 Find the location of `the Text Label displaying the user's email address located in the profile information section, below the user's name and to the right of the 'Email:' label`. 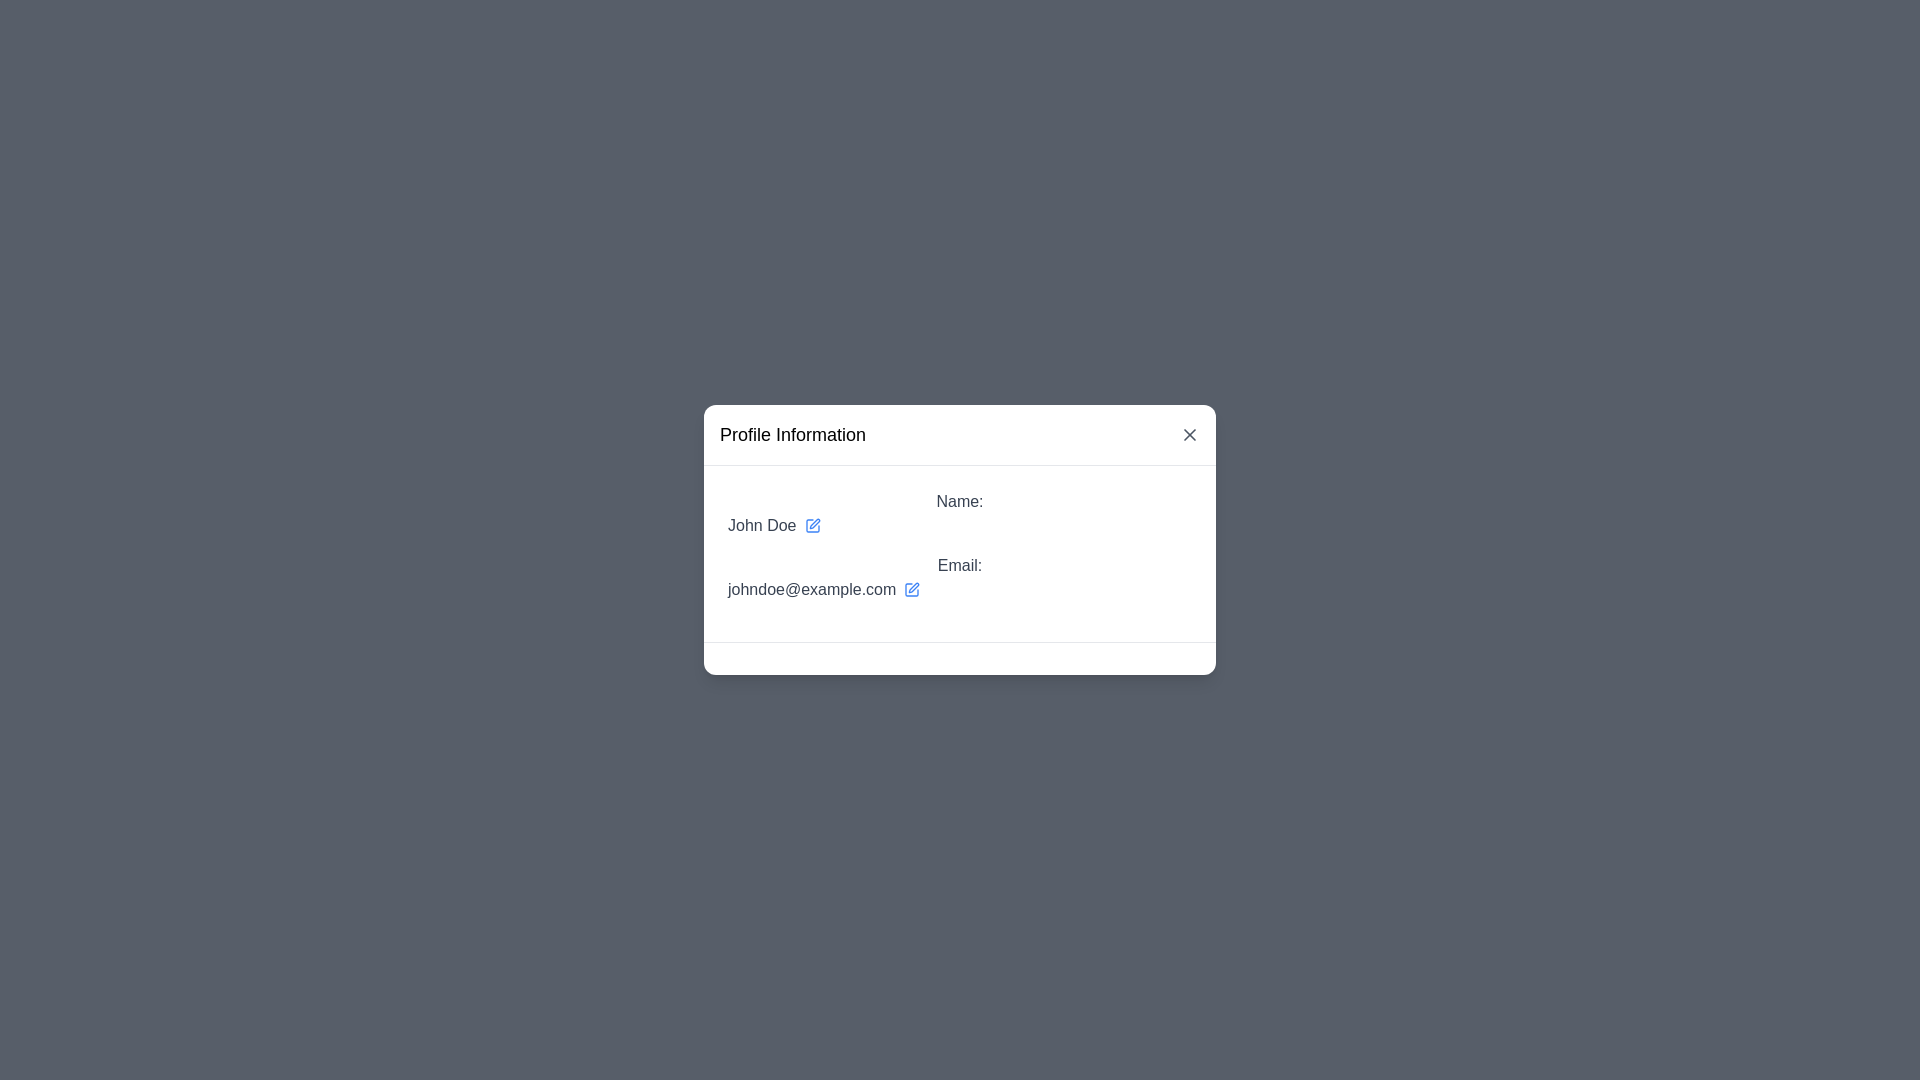

the Text Label displaying the user's email address located in the profile information section, below the user's name and to the right of the 'Email:' label is located at coordinates (812, 589).